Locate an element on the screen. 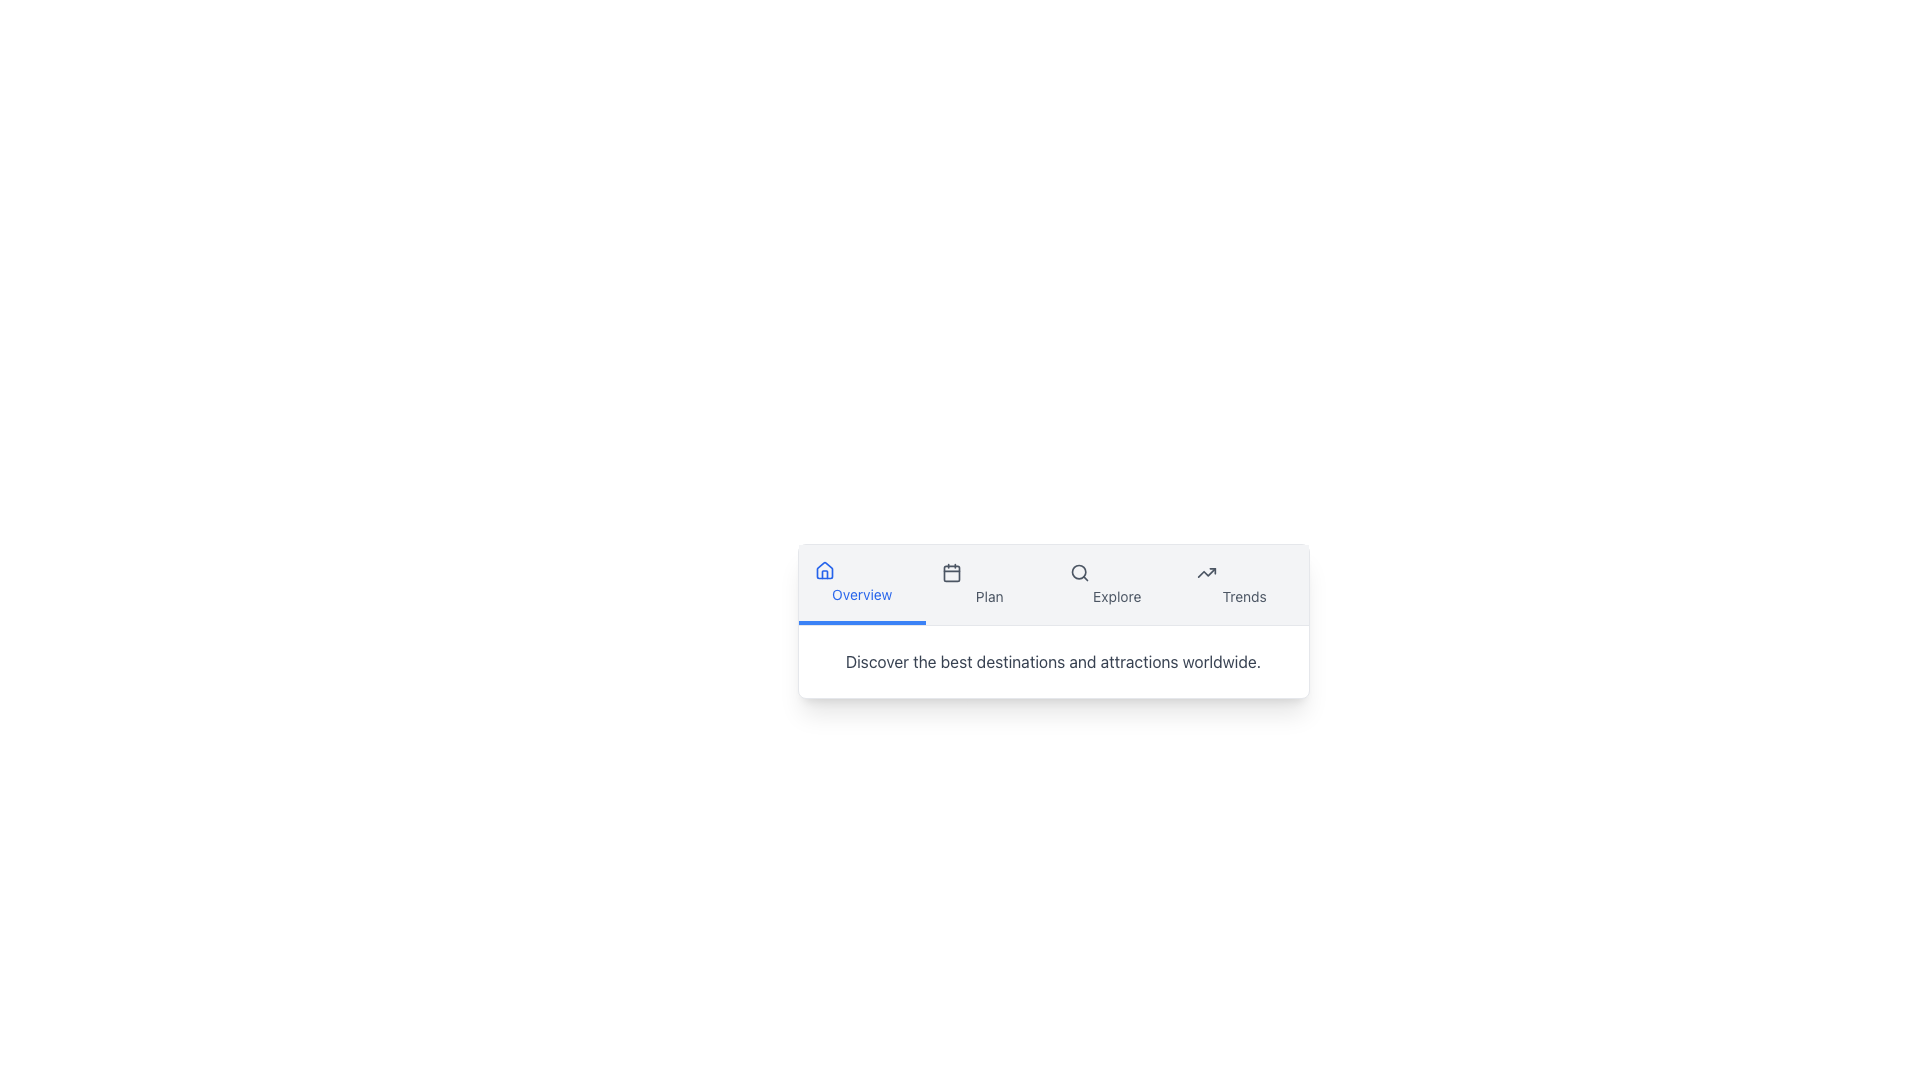 This screenshot has width=1920, height=1080. the 'Plan' button, which is the second button from the left in a horizontal navigation menu, featuring a calendar icon and minimalistic typography on a light gray background is located at coordinates (989, 585).